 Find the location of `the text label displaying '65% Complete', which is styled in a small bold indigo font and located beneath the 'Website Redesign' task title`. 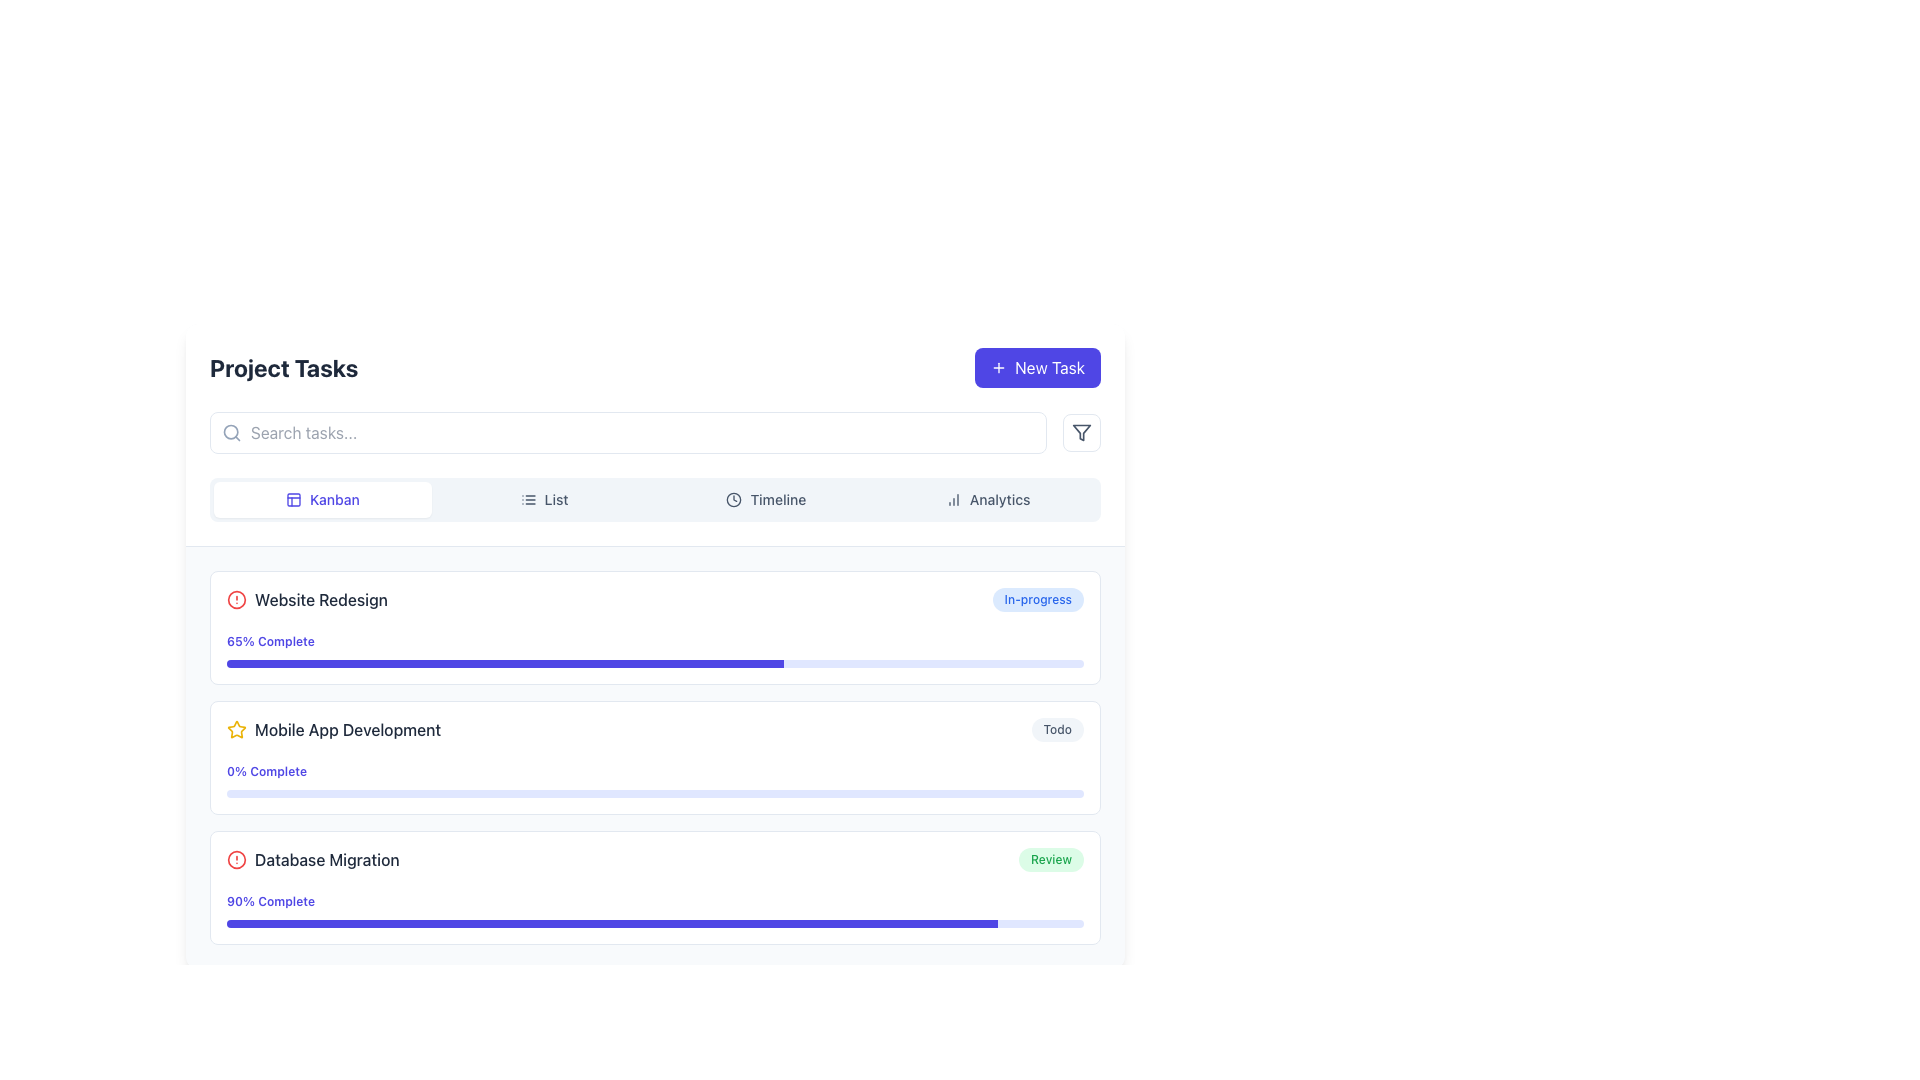

the text label displaying '65% Complete', which is styled in a small bold indigo font and located beneath the 'Website Redesign' task title is located at coordinates (269, 640).